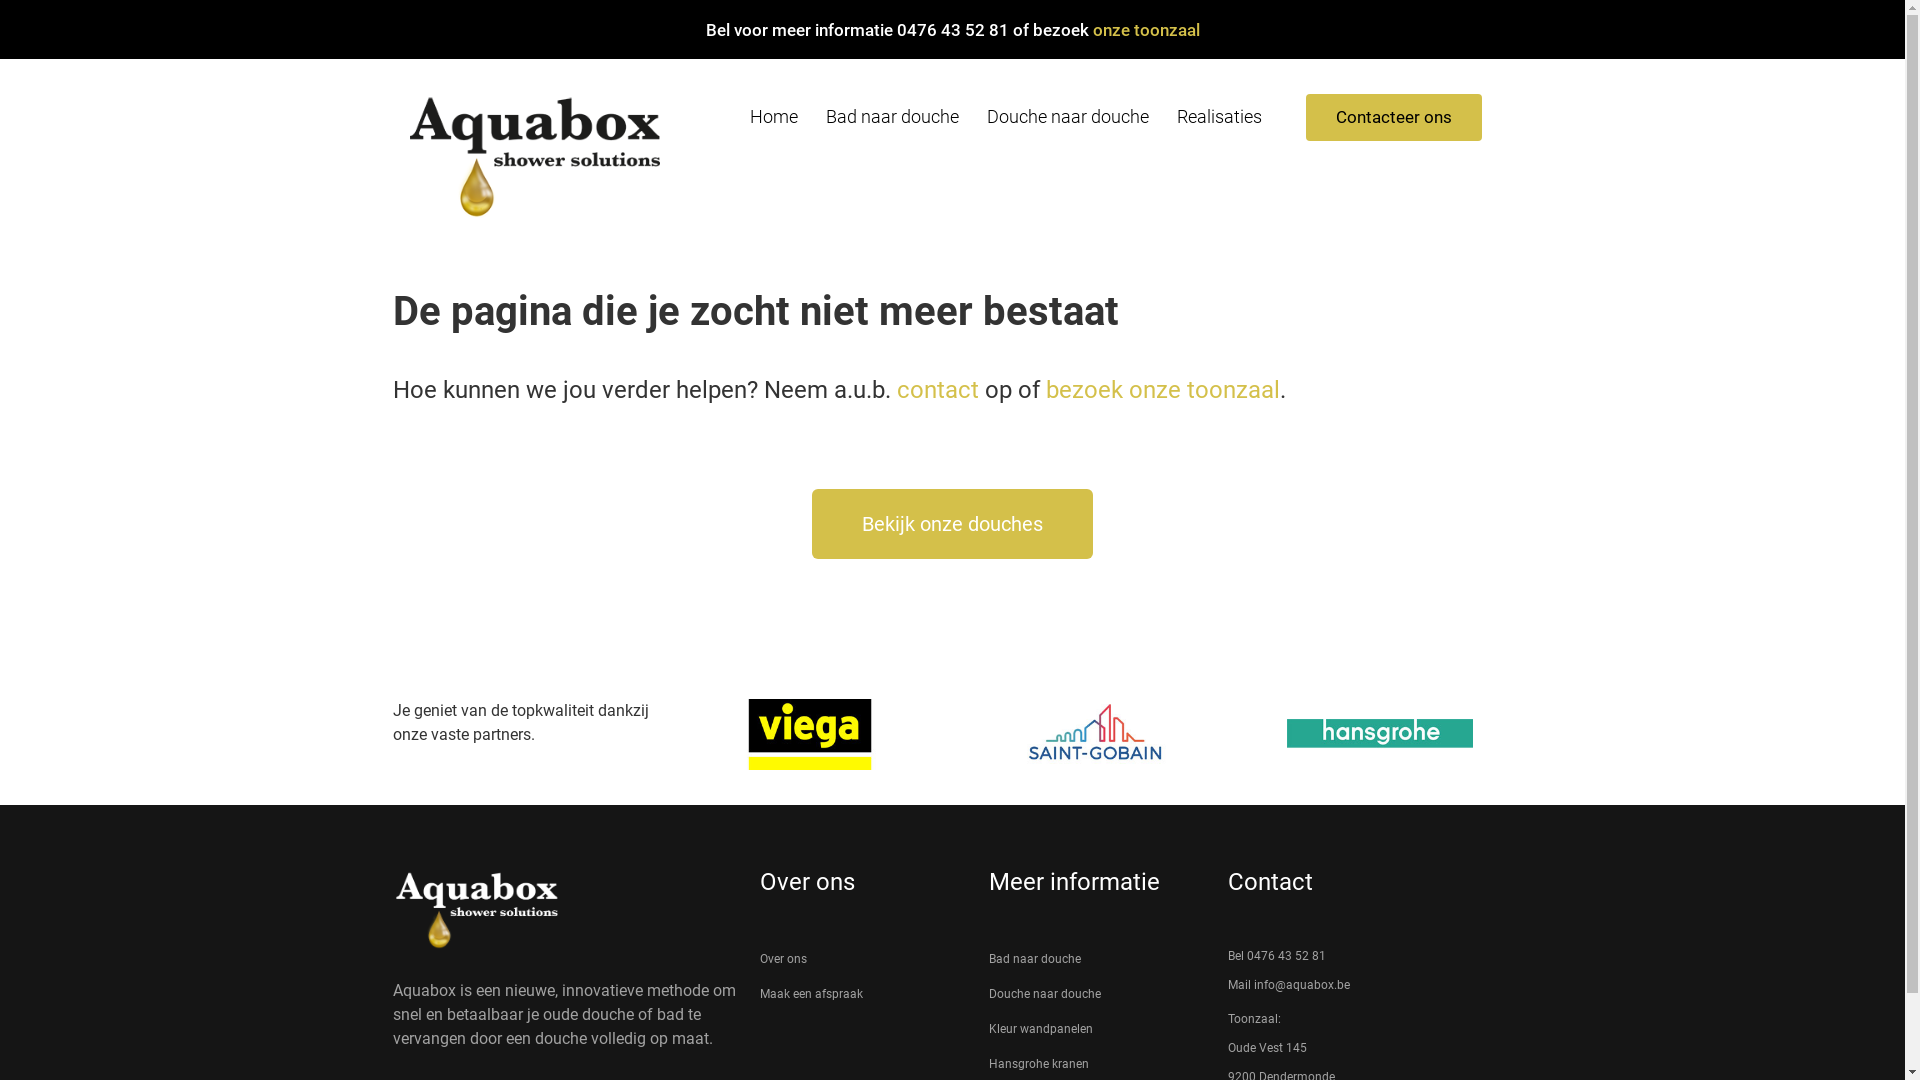 This screenshot has height=1080, width=1920. What do you see at coordinates (1162, 389) in the screenshot?
I see `'bezoek onze toonzaal'` at bounding box center [1162, 389].